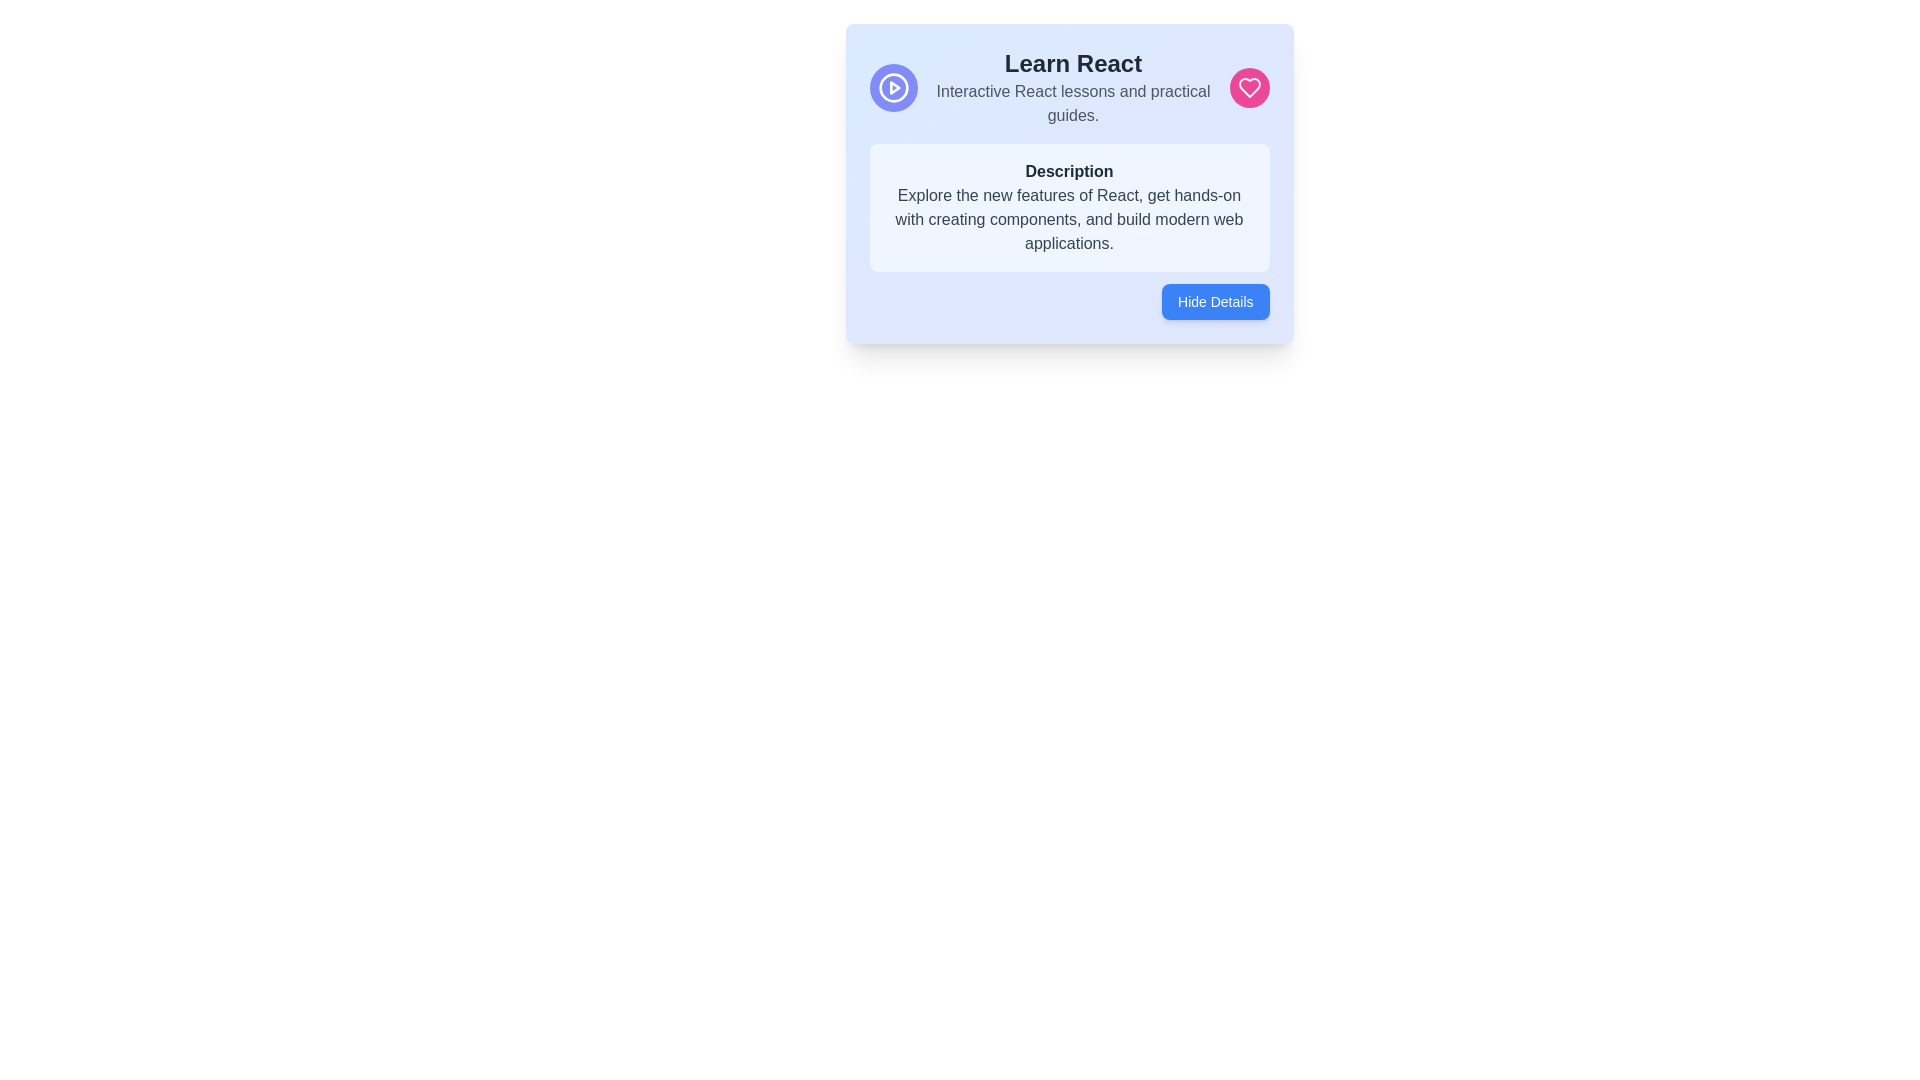  I want to click on the play icon located in the top-left corner of the card, which is associated with triggering video or audio playback for learning features, so click(892, 87).